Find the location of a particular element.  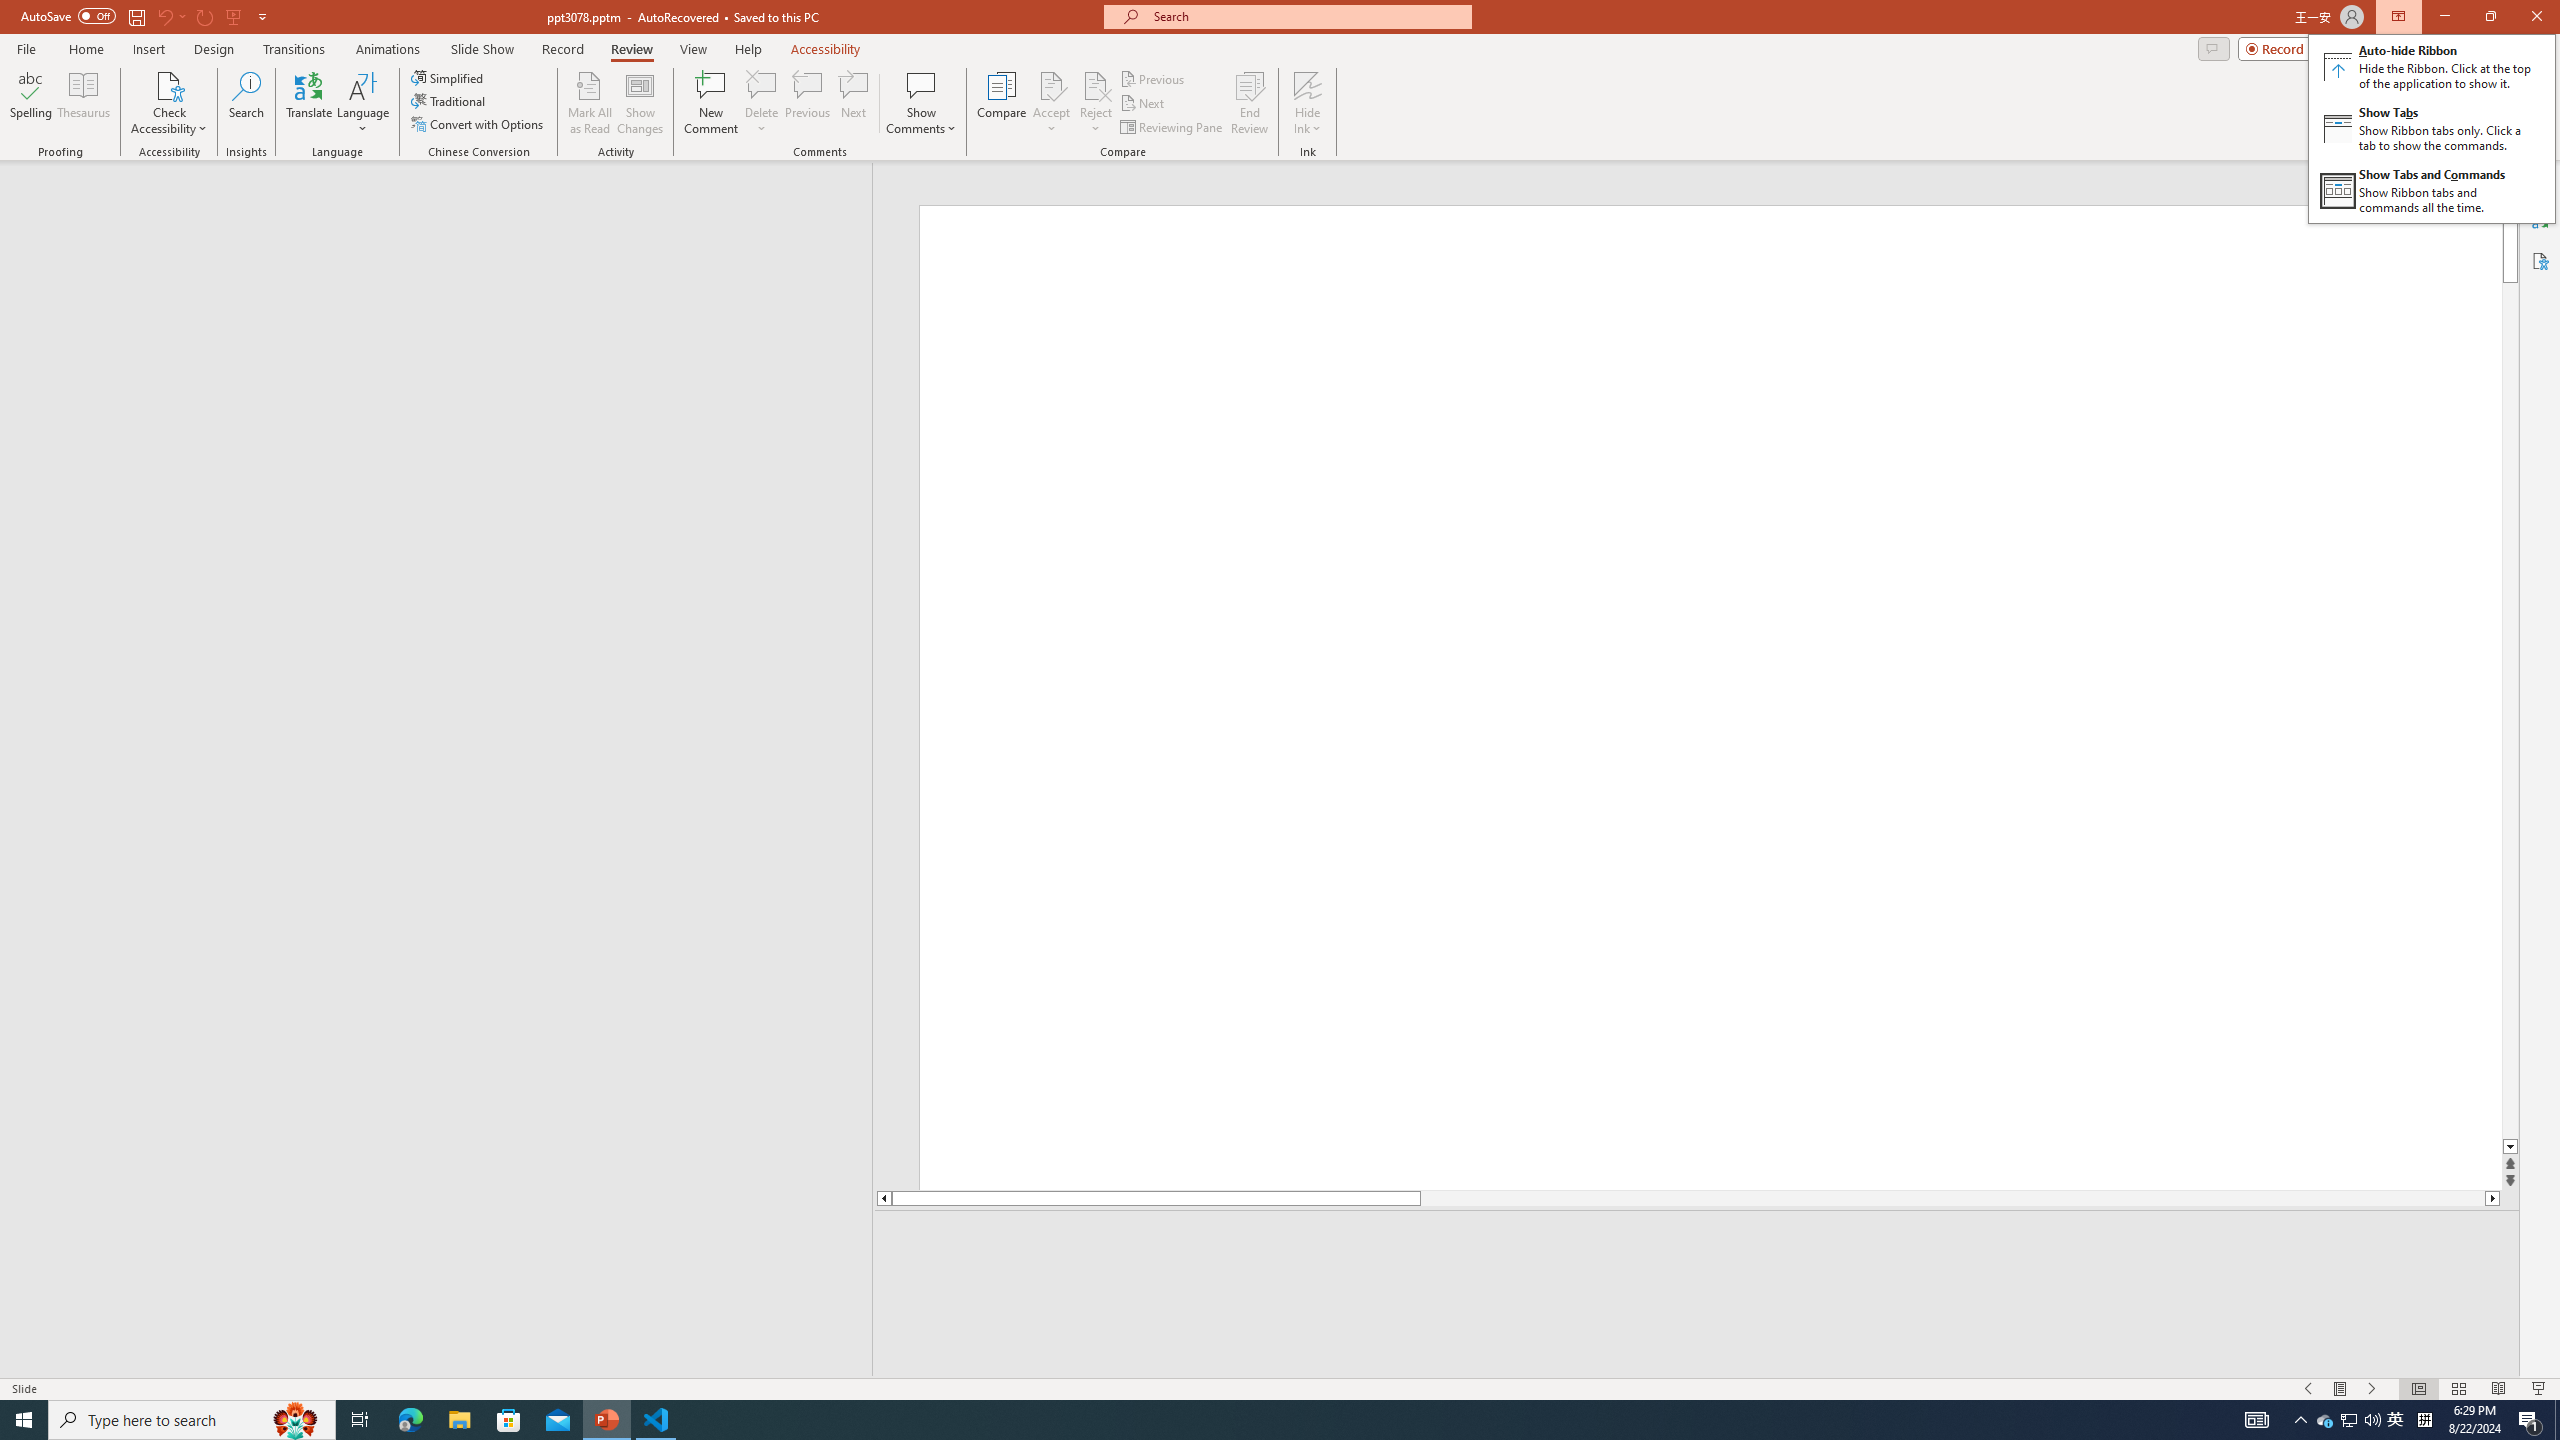

'Next' is located at coordinates (1142, 103).